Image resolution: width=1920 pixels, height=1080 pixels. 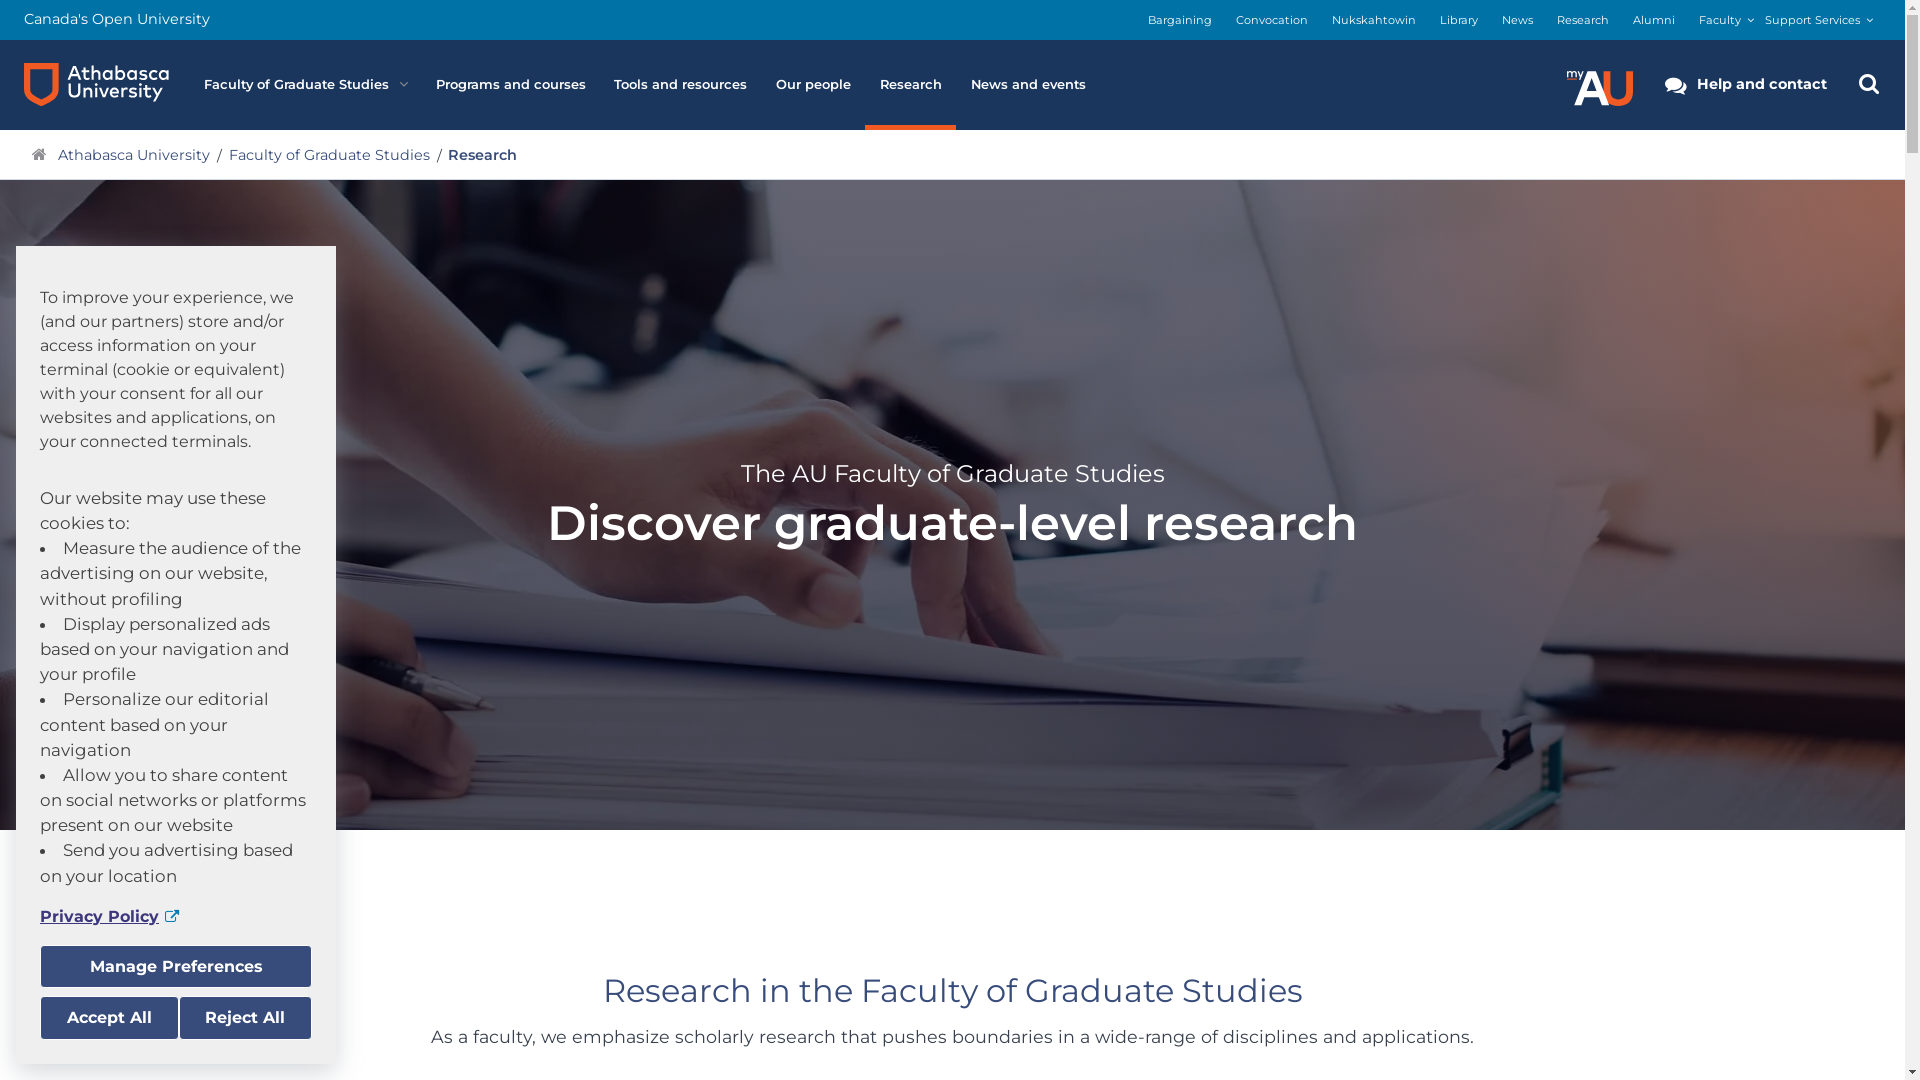 I want to click on 'Athabasca University logo', so click(x=95, y=83).